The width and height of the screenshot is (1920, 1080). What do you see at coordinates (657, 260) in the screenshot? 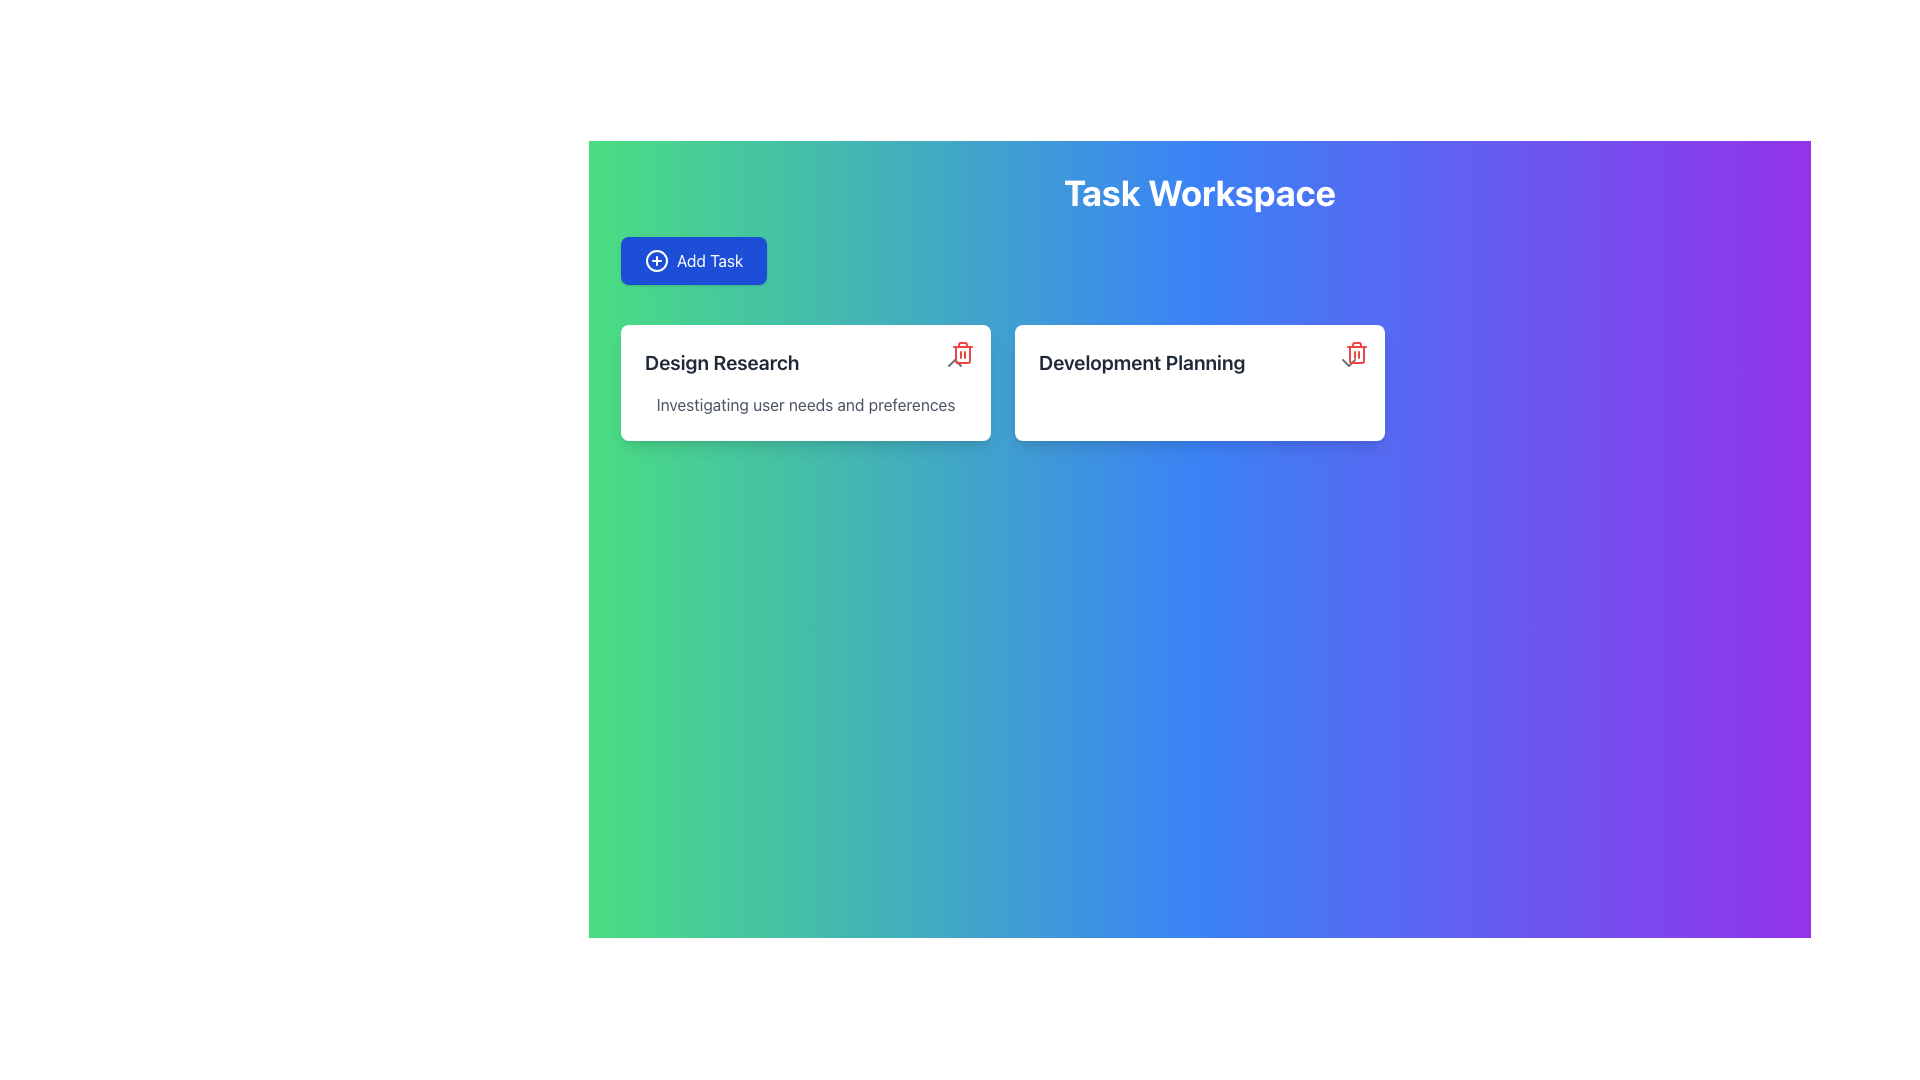
I see `the circular graphical icon component located to the left of the 'Add Task' text in the blue button at the top-left area of the interface` at bounding box center [657, 260].